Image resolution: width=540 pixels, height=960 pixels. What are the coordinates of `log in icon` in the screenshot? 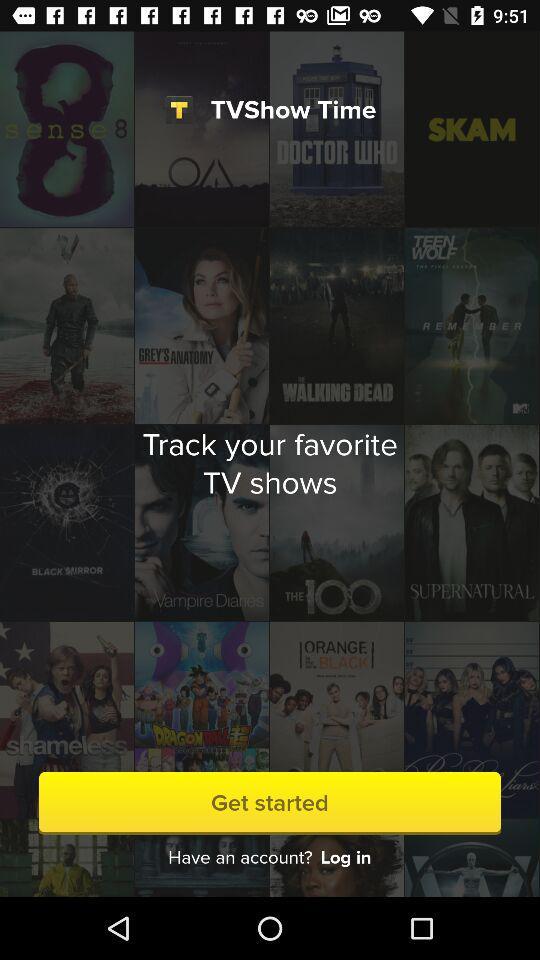 It's located at (344, 856).